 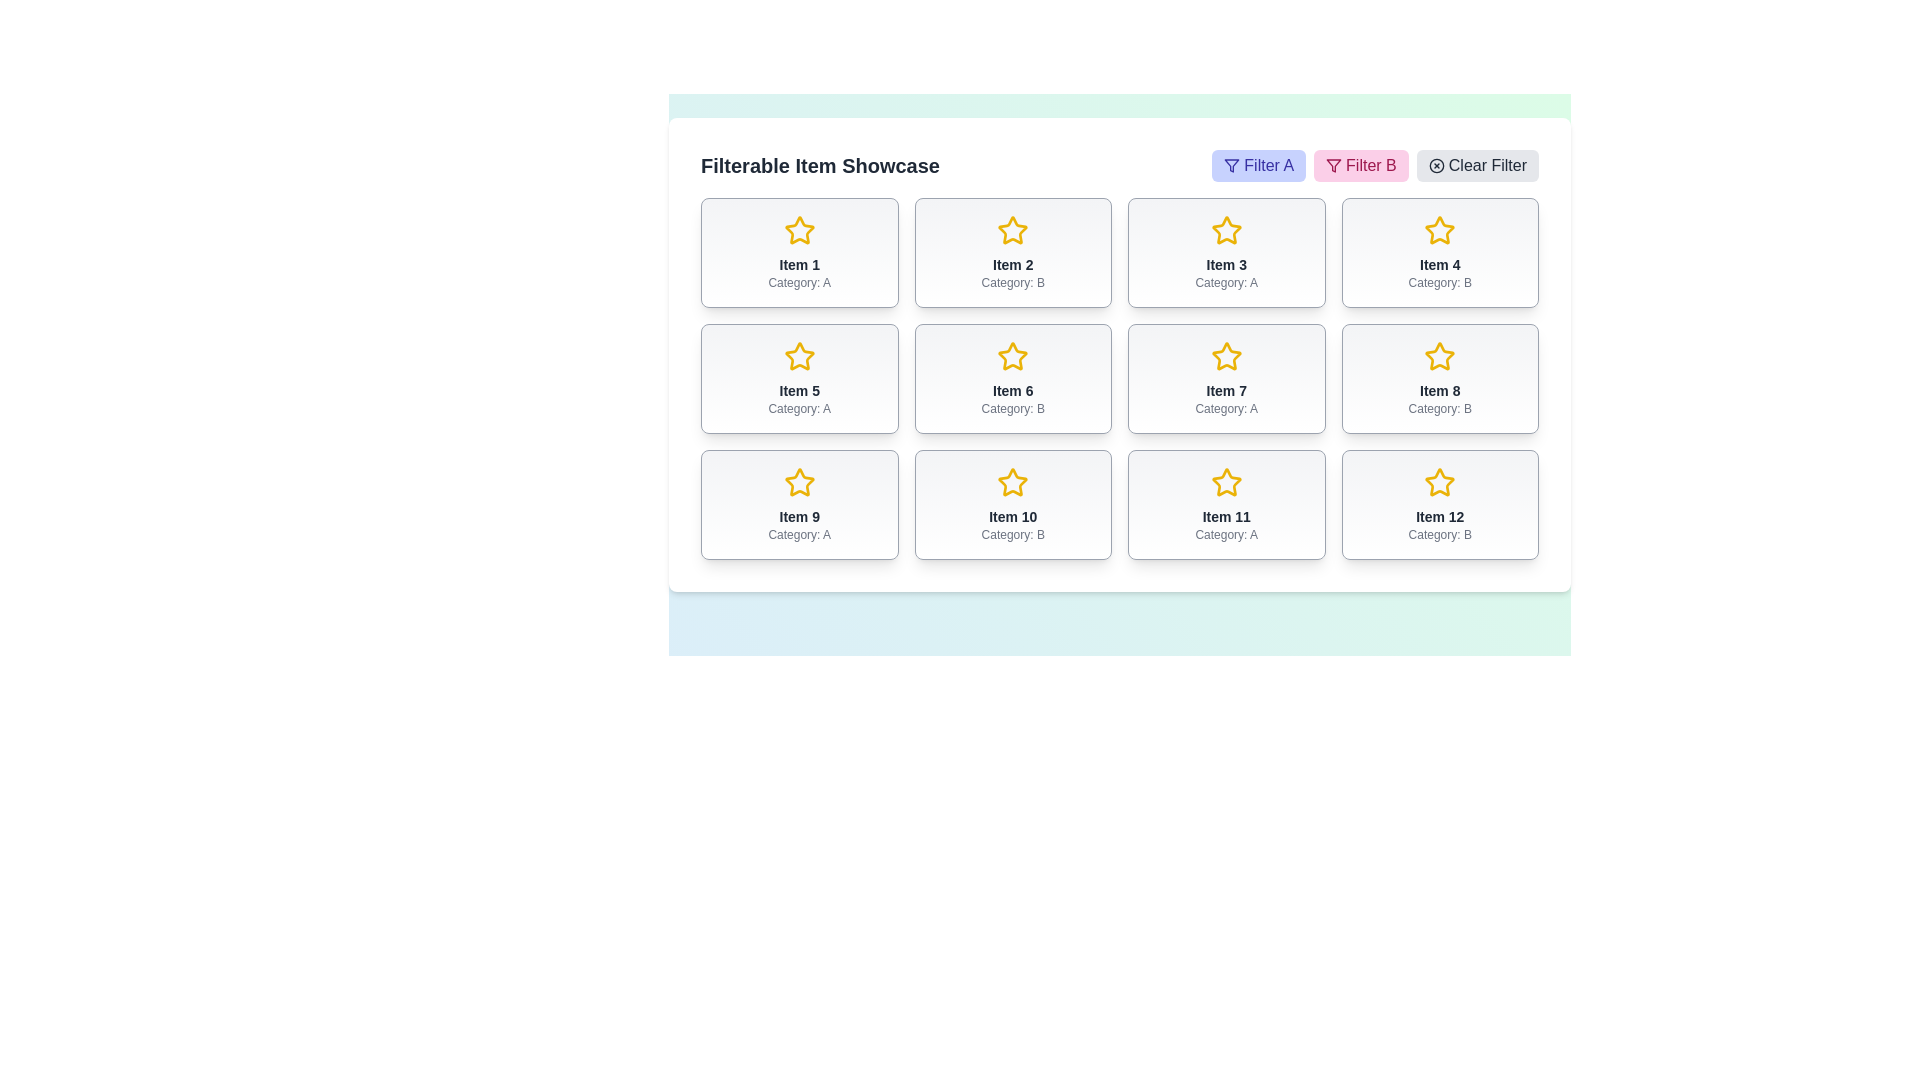 I want to click on the 'Filter B' button with a pink background and dark pink text, so click(x=1360, y=164).